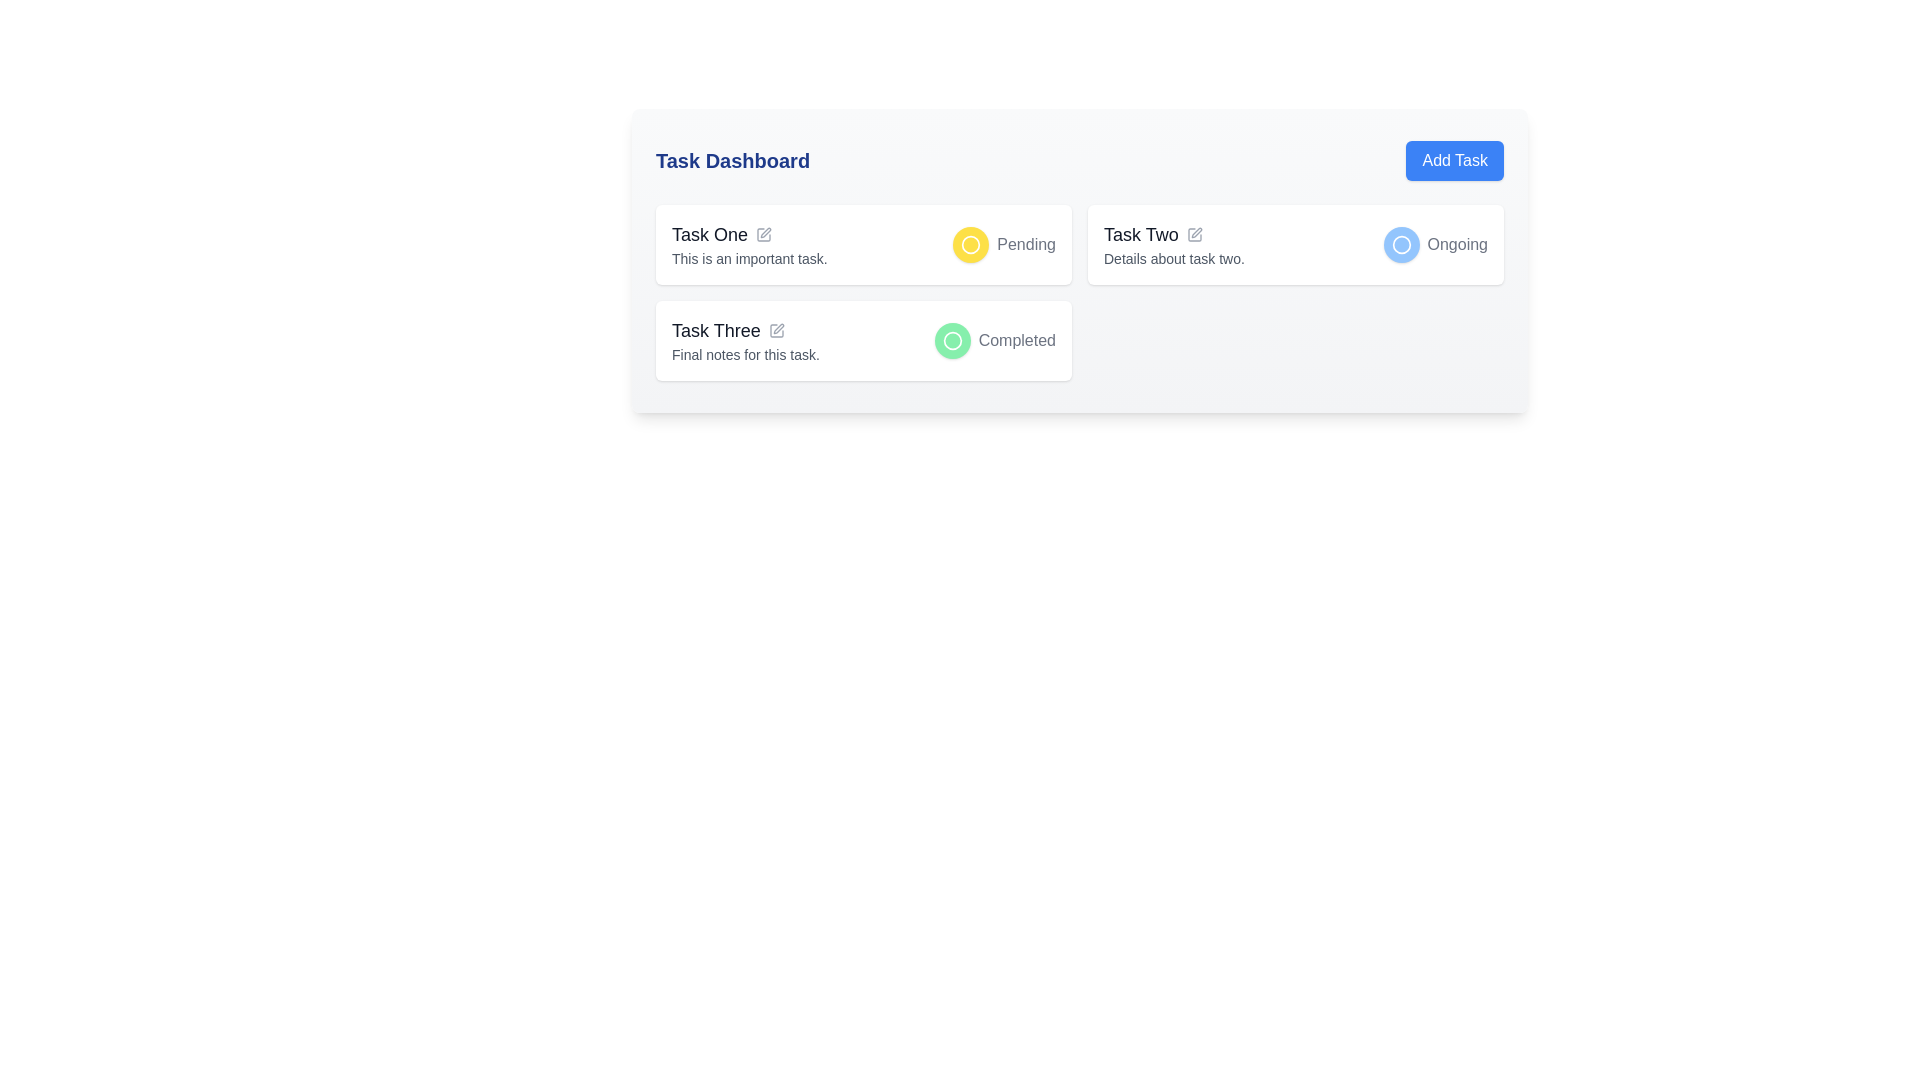 Image resolution: width=1920 pixels, height=1080 pixels. What do you see at coordinates (1194, 234) in the screenshot?
I see `the gray pen icon located to the right of the 'Task Two' text` at bounding box center [1194, 234].